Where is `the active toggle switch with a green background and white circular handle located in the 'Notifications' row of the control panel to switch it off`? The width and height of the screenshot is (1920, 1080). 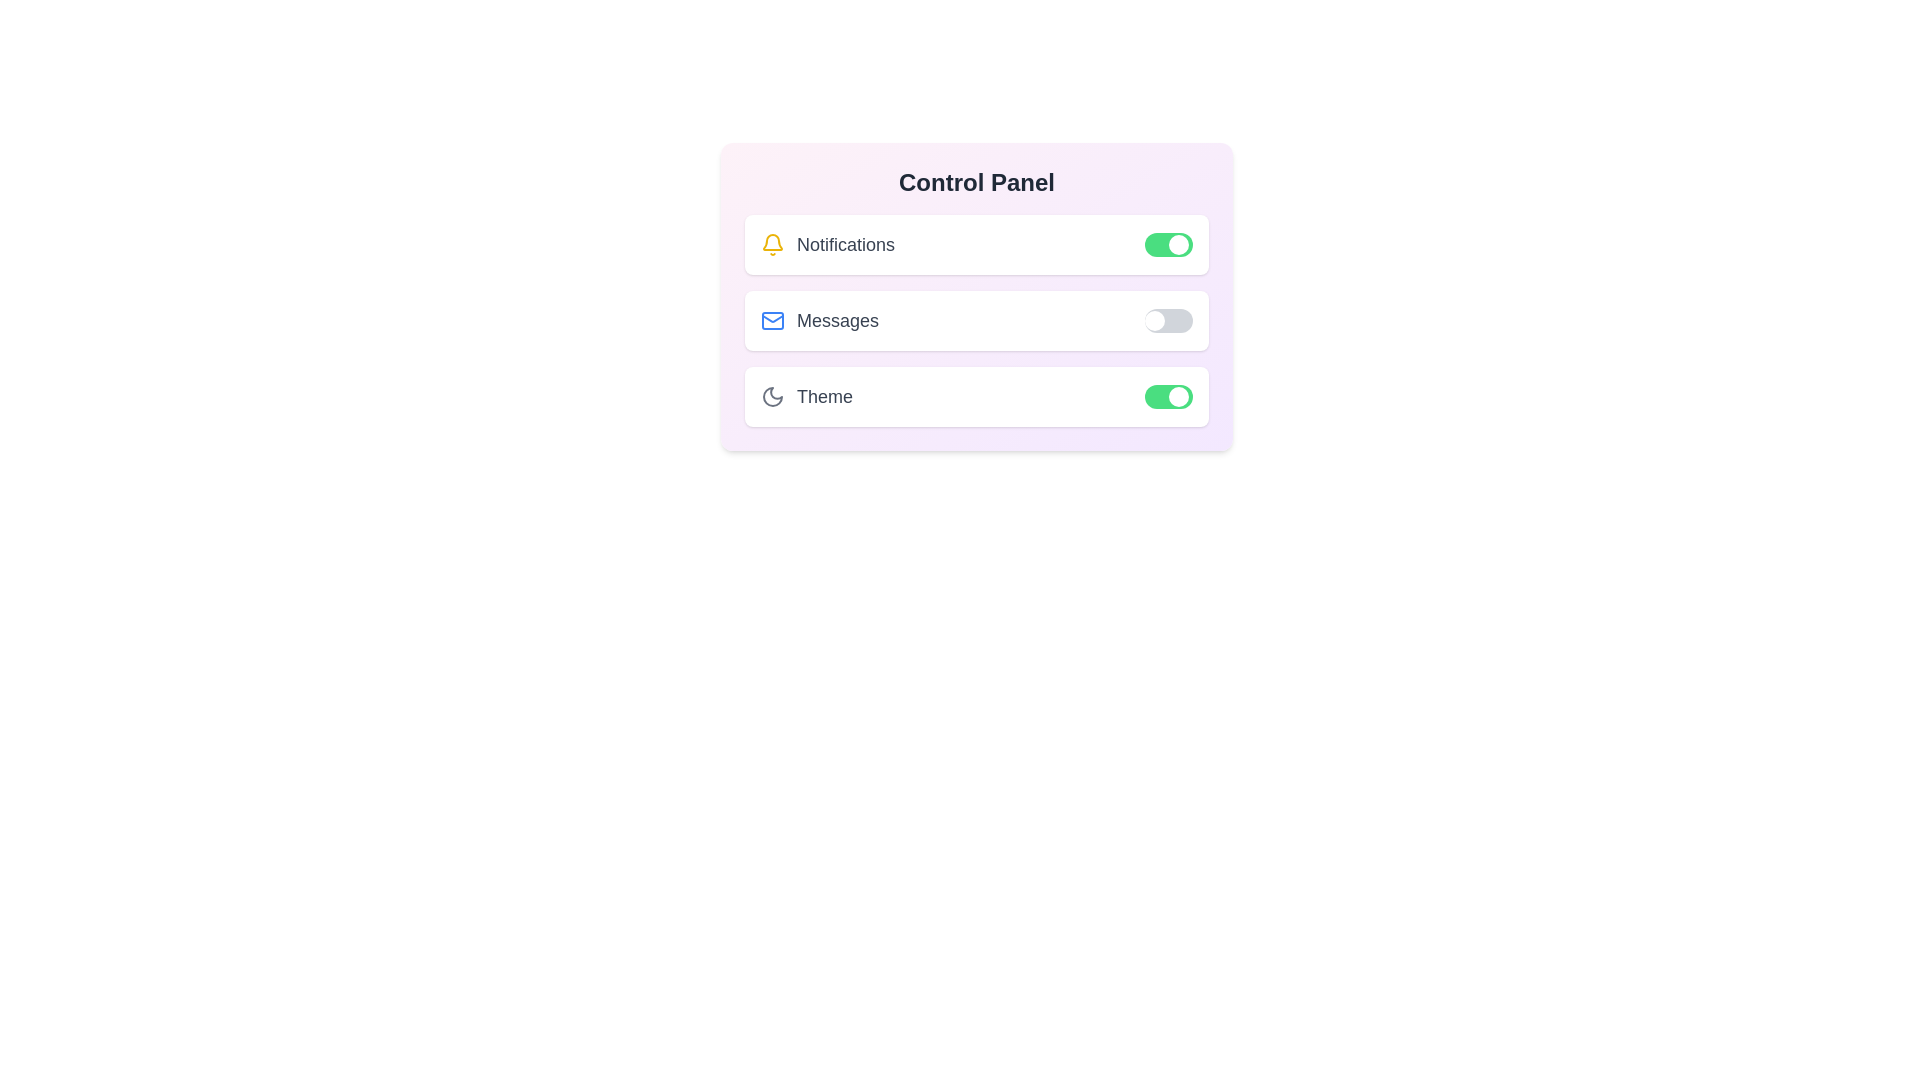
the active toggle switch with a green background and white circular handle located in the 'Notifications' row of the control panel to switch it off is located at coordinates (1169, 244).